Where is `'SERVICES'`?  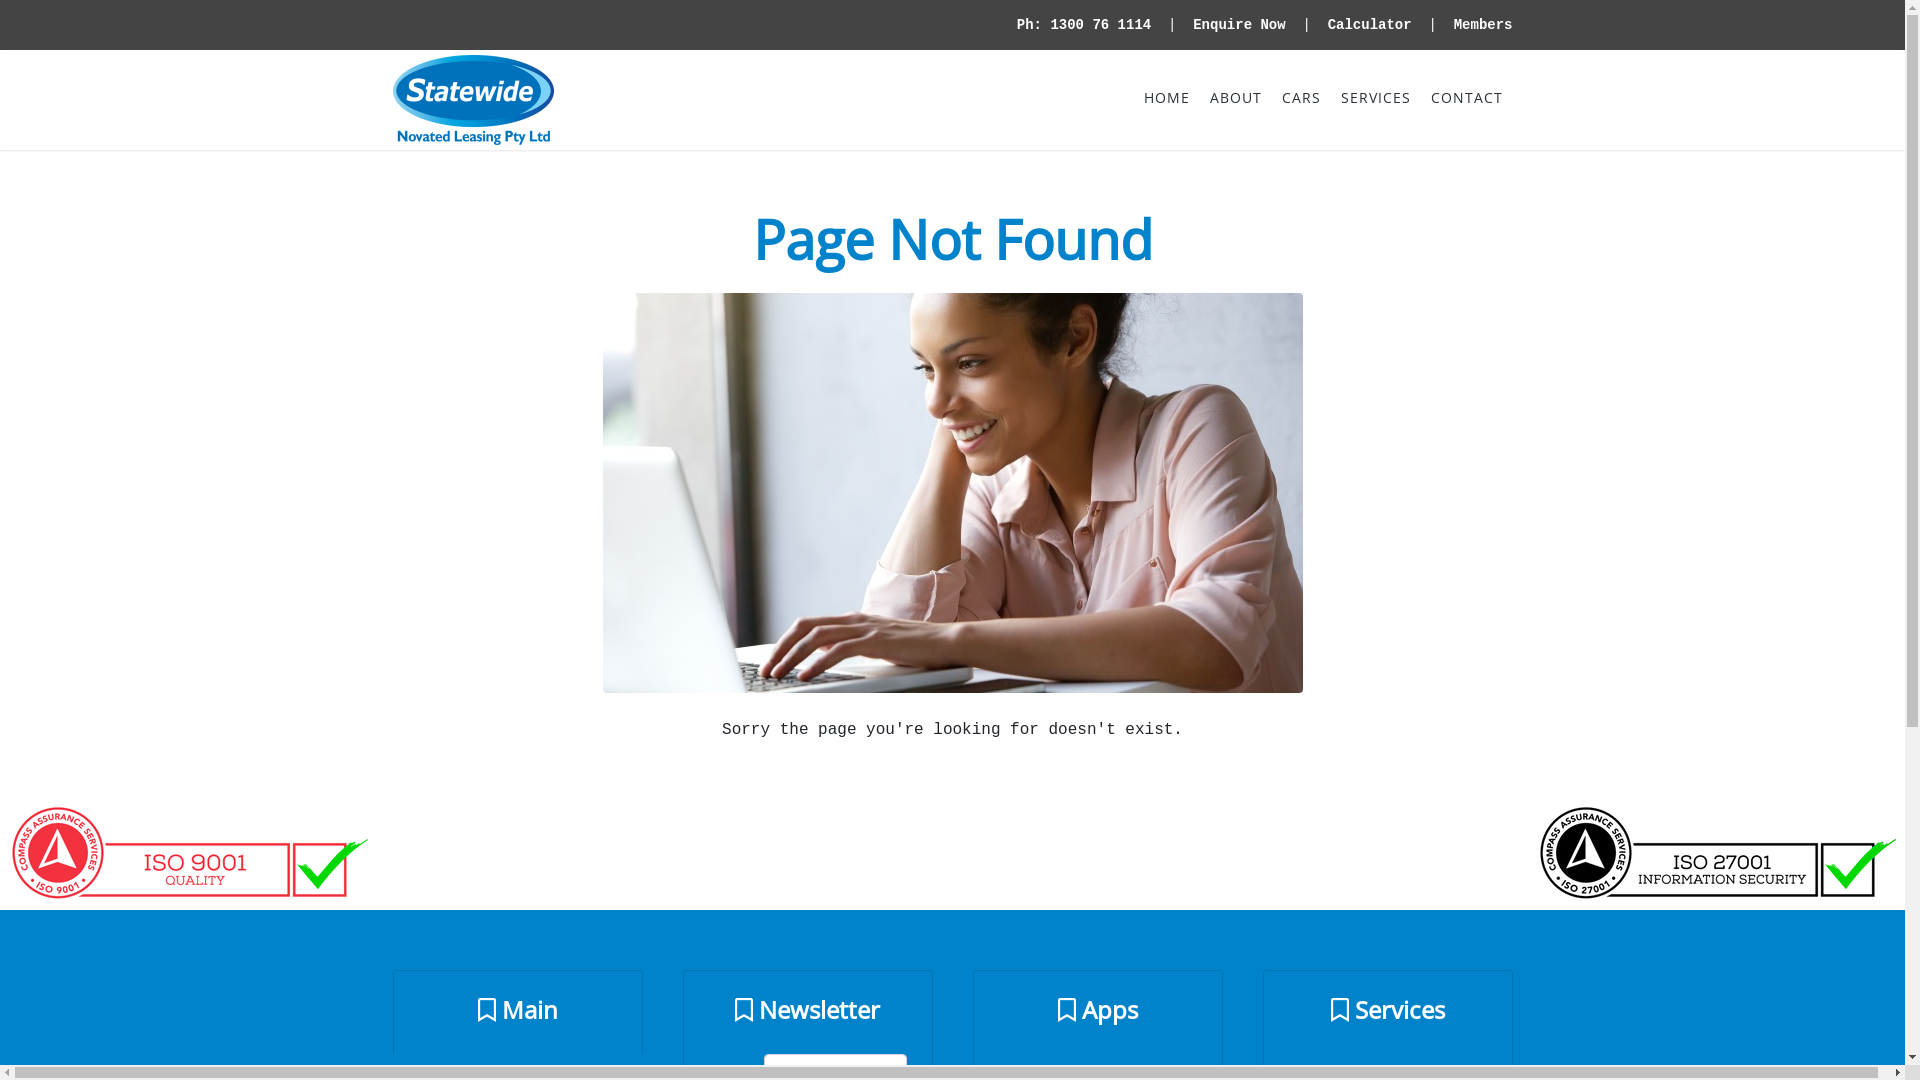
'SERVICES' is located at coordinates (1373, 97).